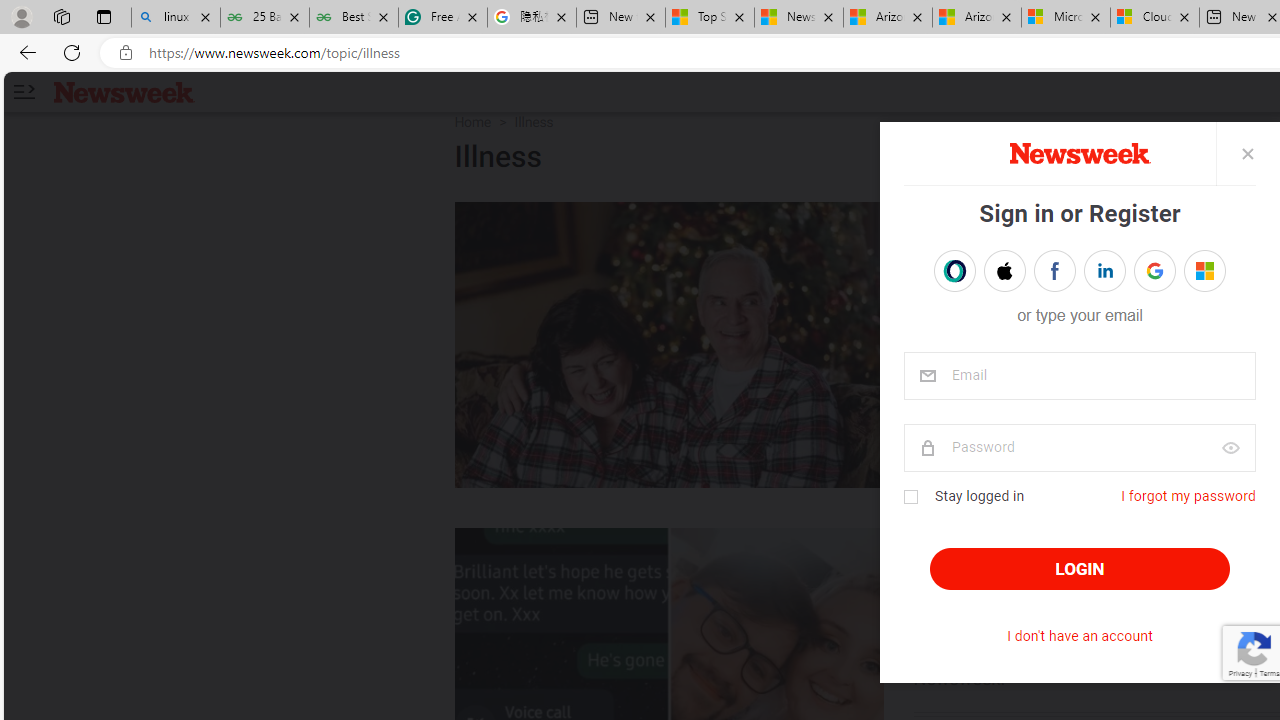  I want to click on 'Microsoft Services Agreement', so click(1064, 17).